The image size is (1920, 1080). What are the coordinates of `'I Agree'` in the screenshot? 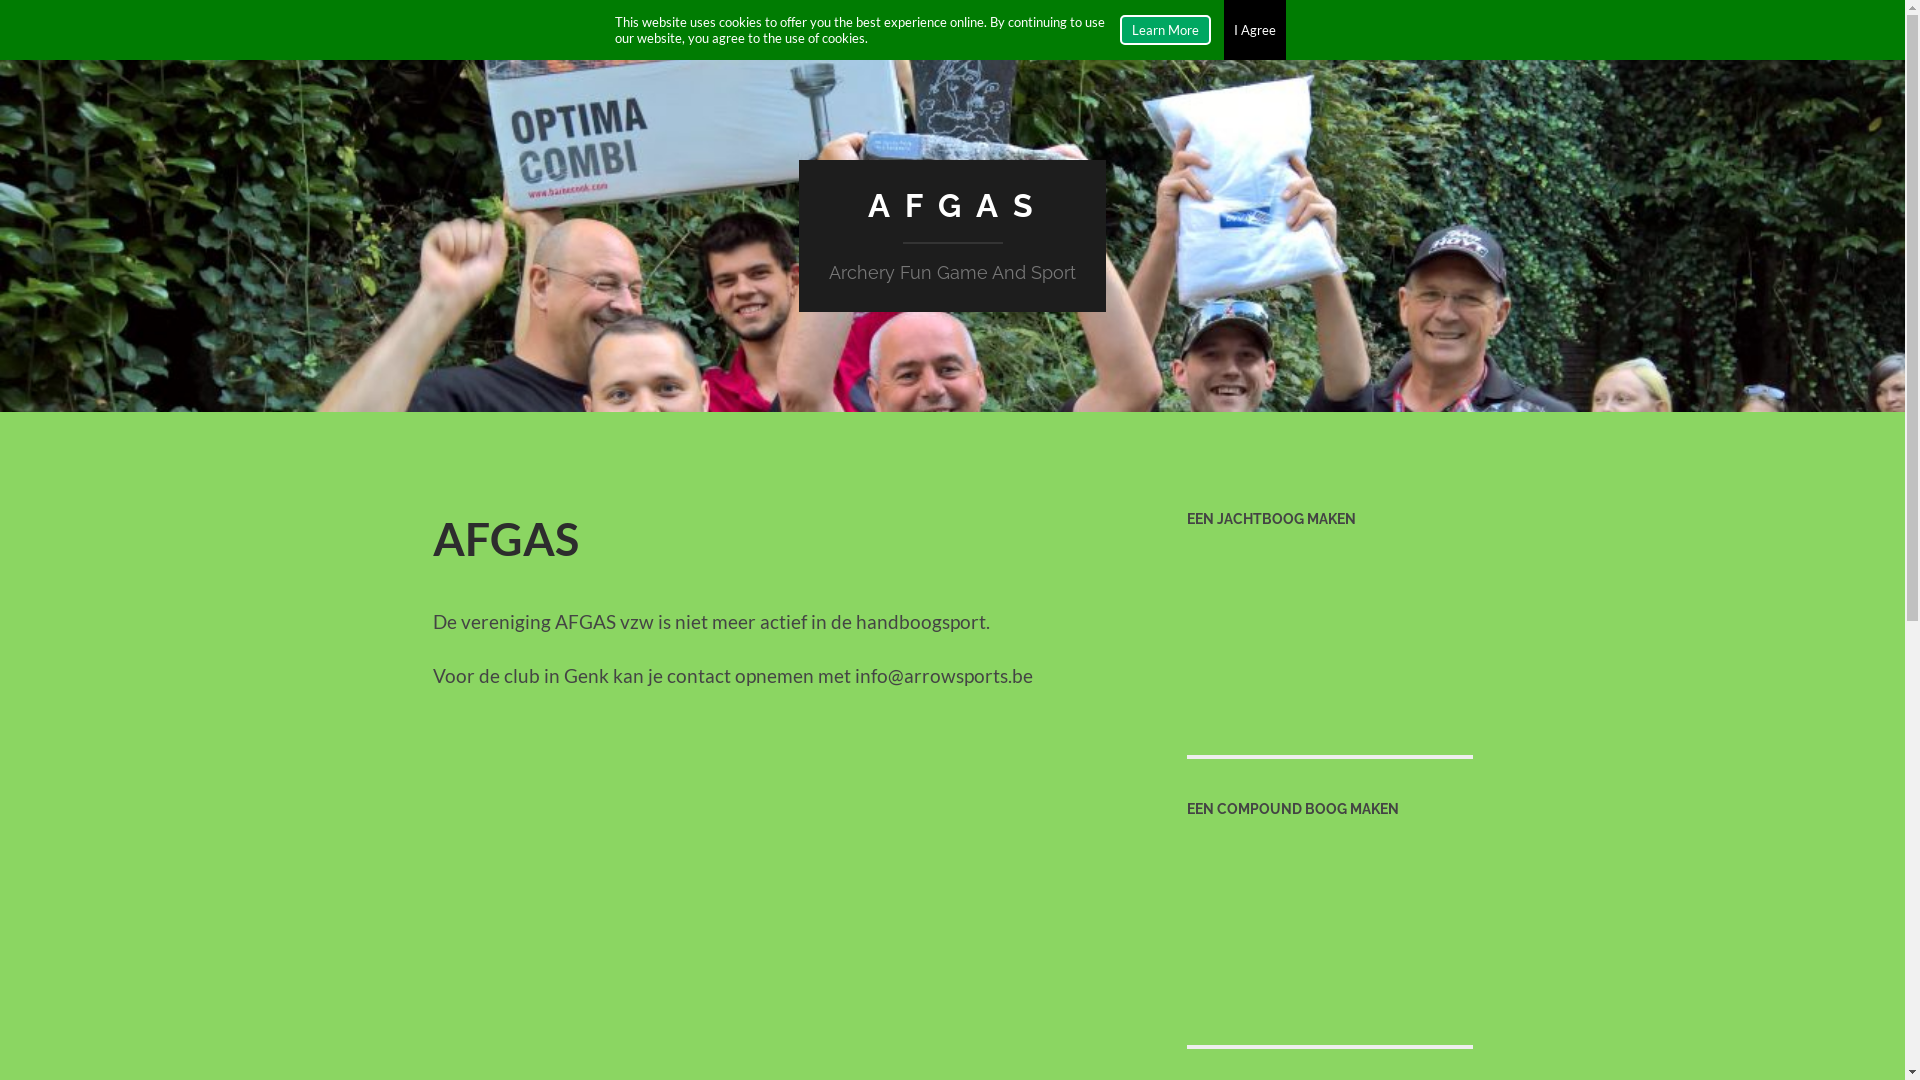 It's located at (1253, 30).